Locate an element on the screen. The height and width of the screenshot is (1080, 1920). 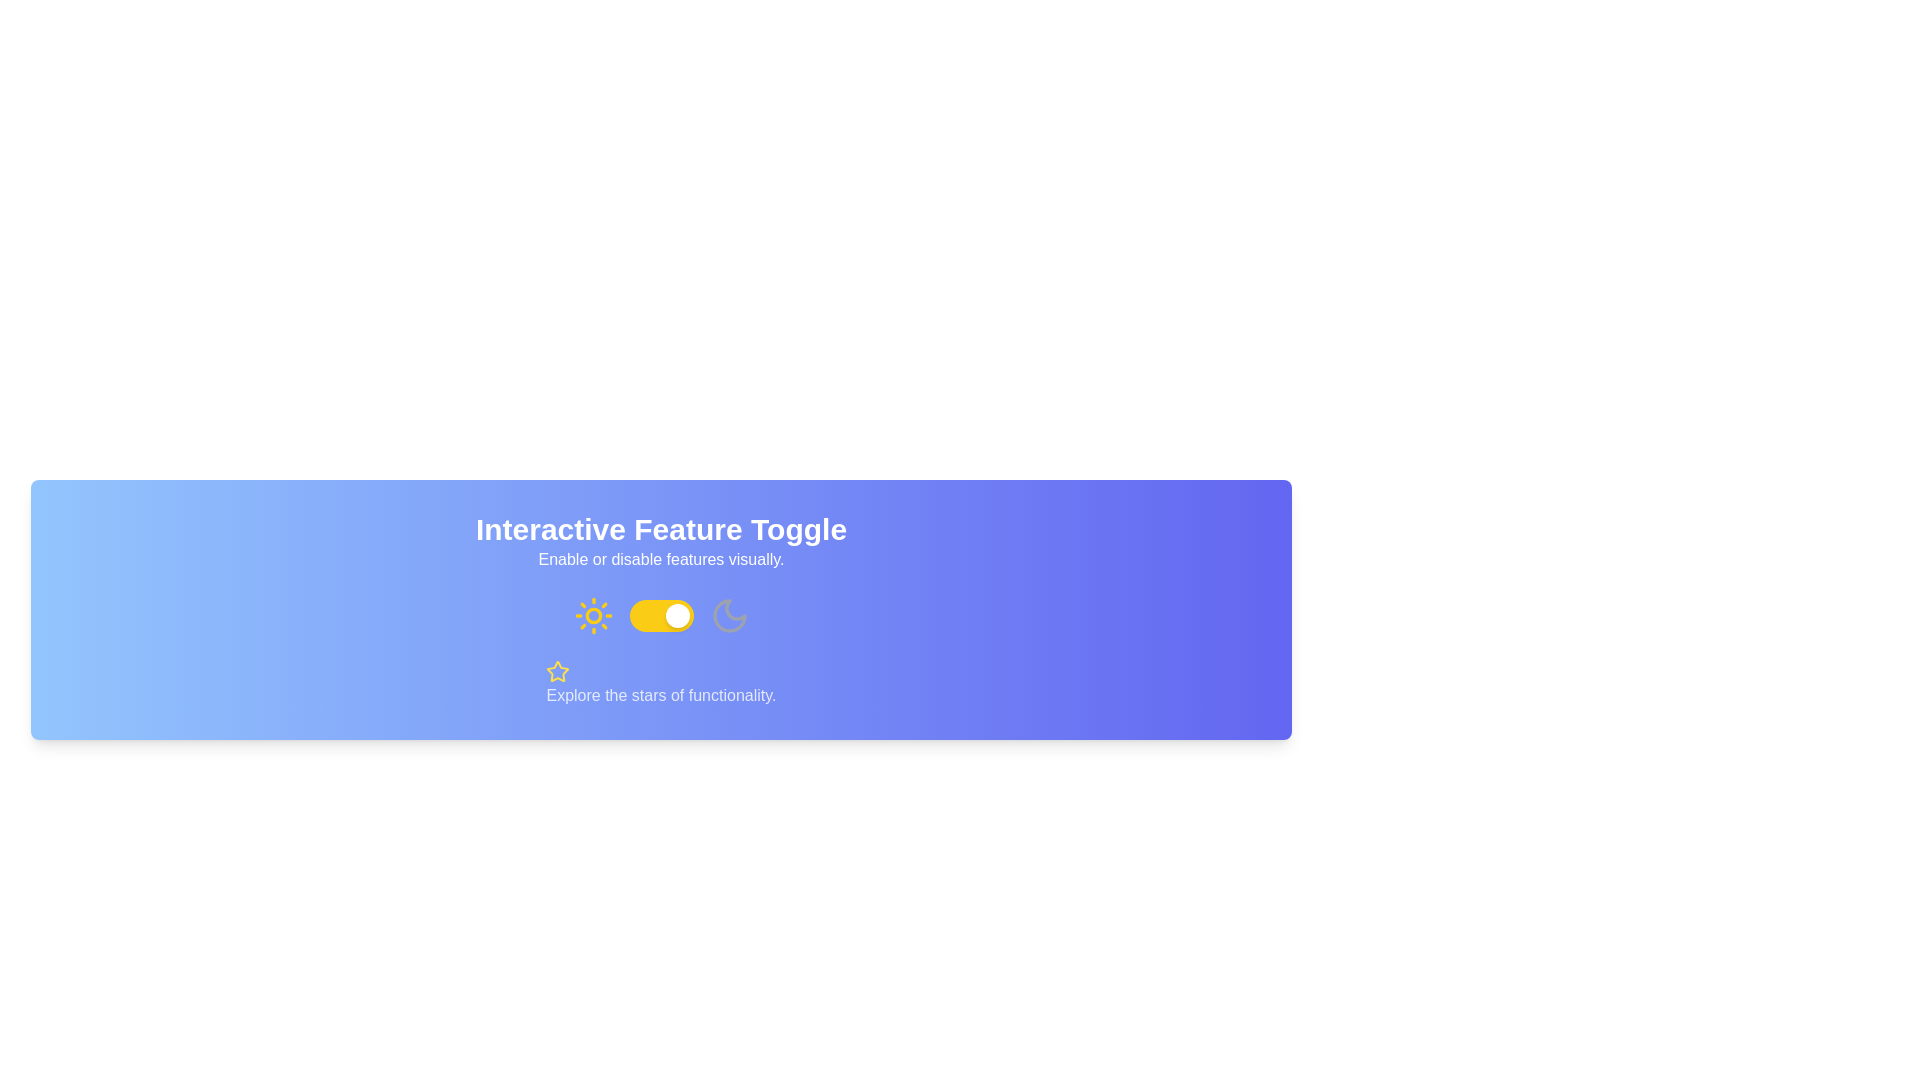
the crescent moon icon within a circular outline, located in the 'Interactive Feature Toggle' section, positioned rightmost in a group with a sun icon and a toggle switch is located at coordinates (728, 615).